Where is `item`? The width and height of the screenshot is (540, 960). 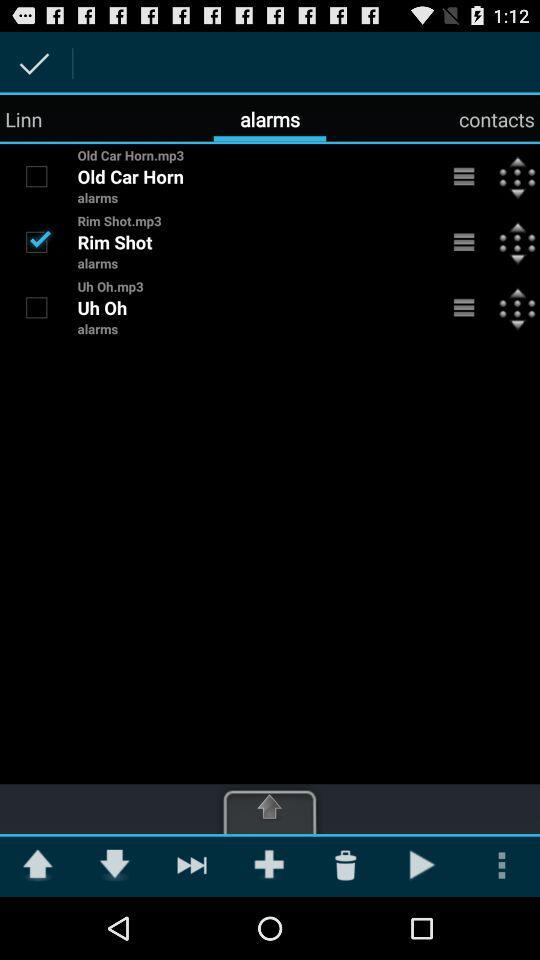
item is located at coordinates (36, 307).